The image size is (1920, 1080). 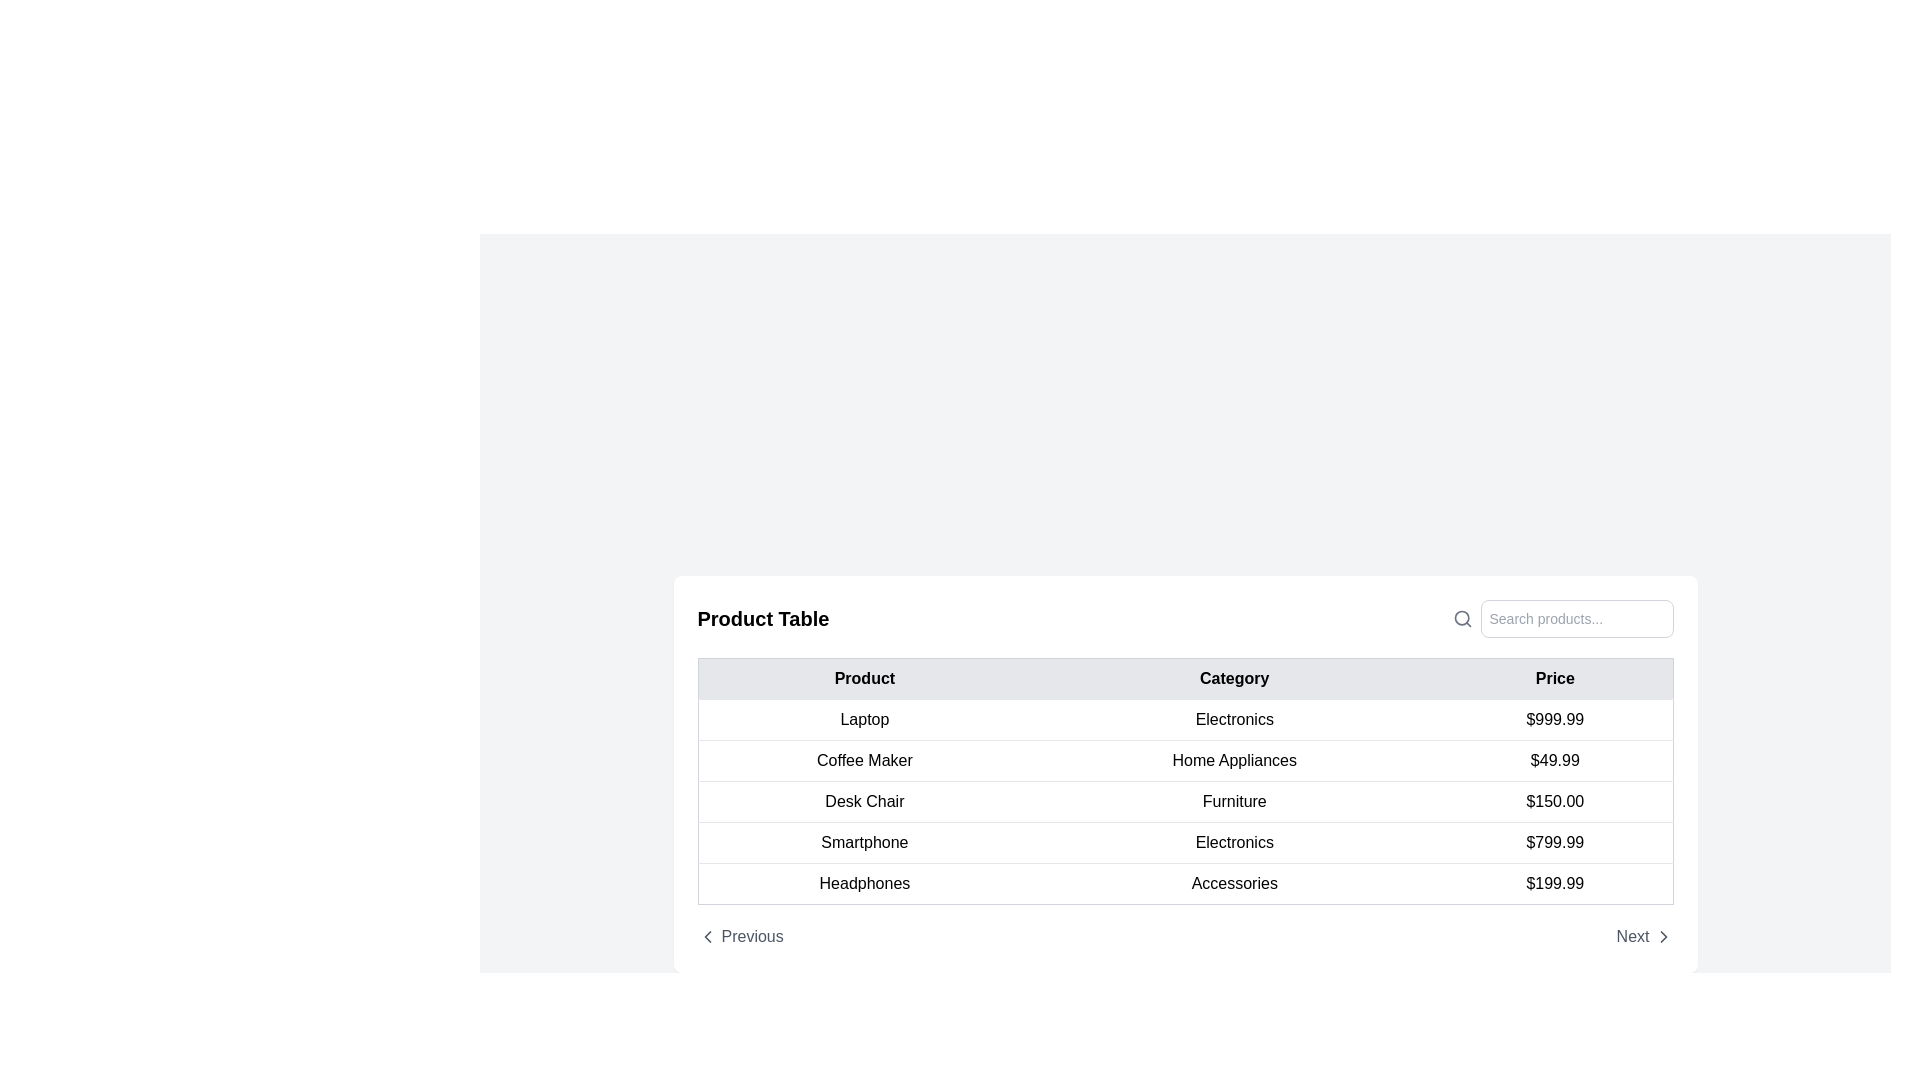 I want to click on the 'Product' column header in the table, which is the first column header located at the leftmost position of the top row, so click(x=864, y=677).